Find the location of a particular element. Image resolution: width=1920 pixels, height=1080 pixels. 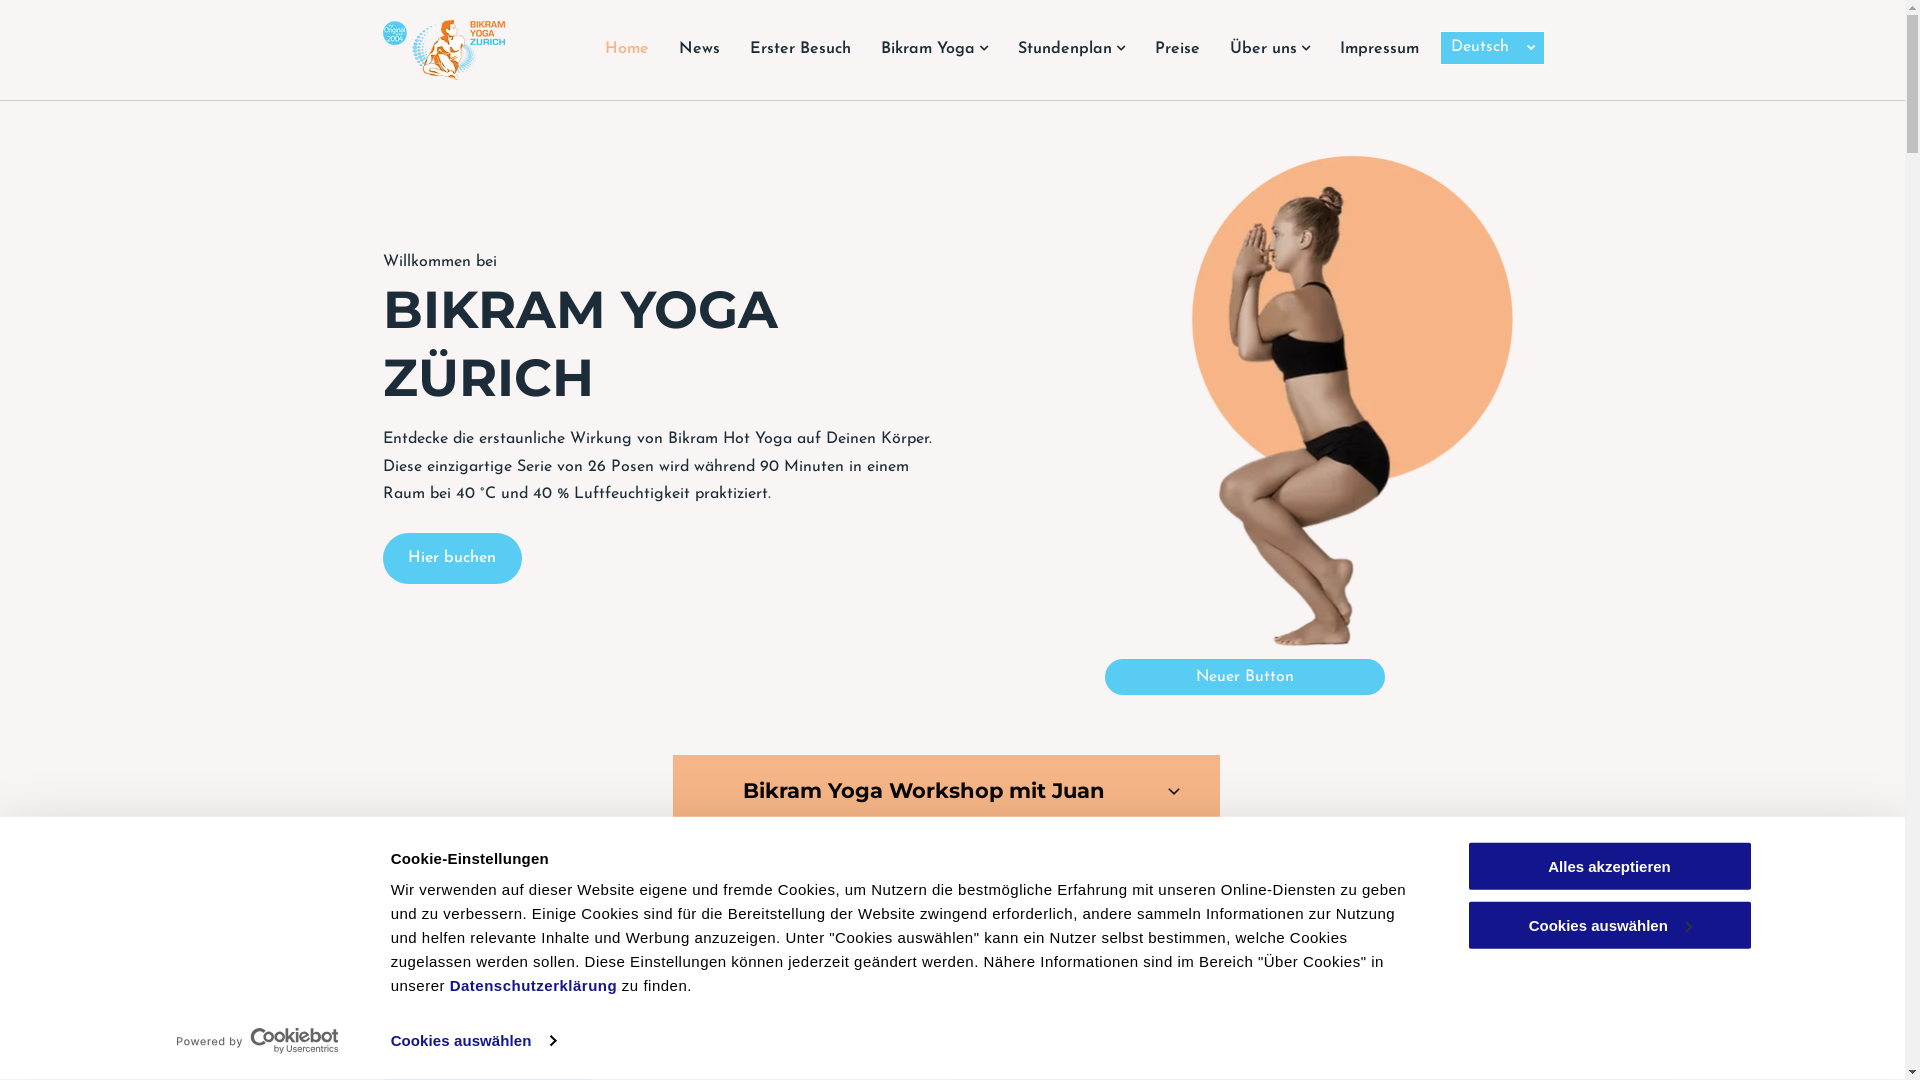

'Hier buchen' is located at coordinates (450, 558).